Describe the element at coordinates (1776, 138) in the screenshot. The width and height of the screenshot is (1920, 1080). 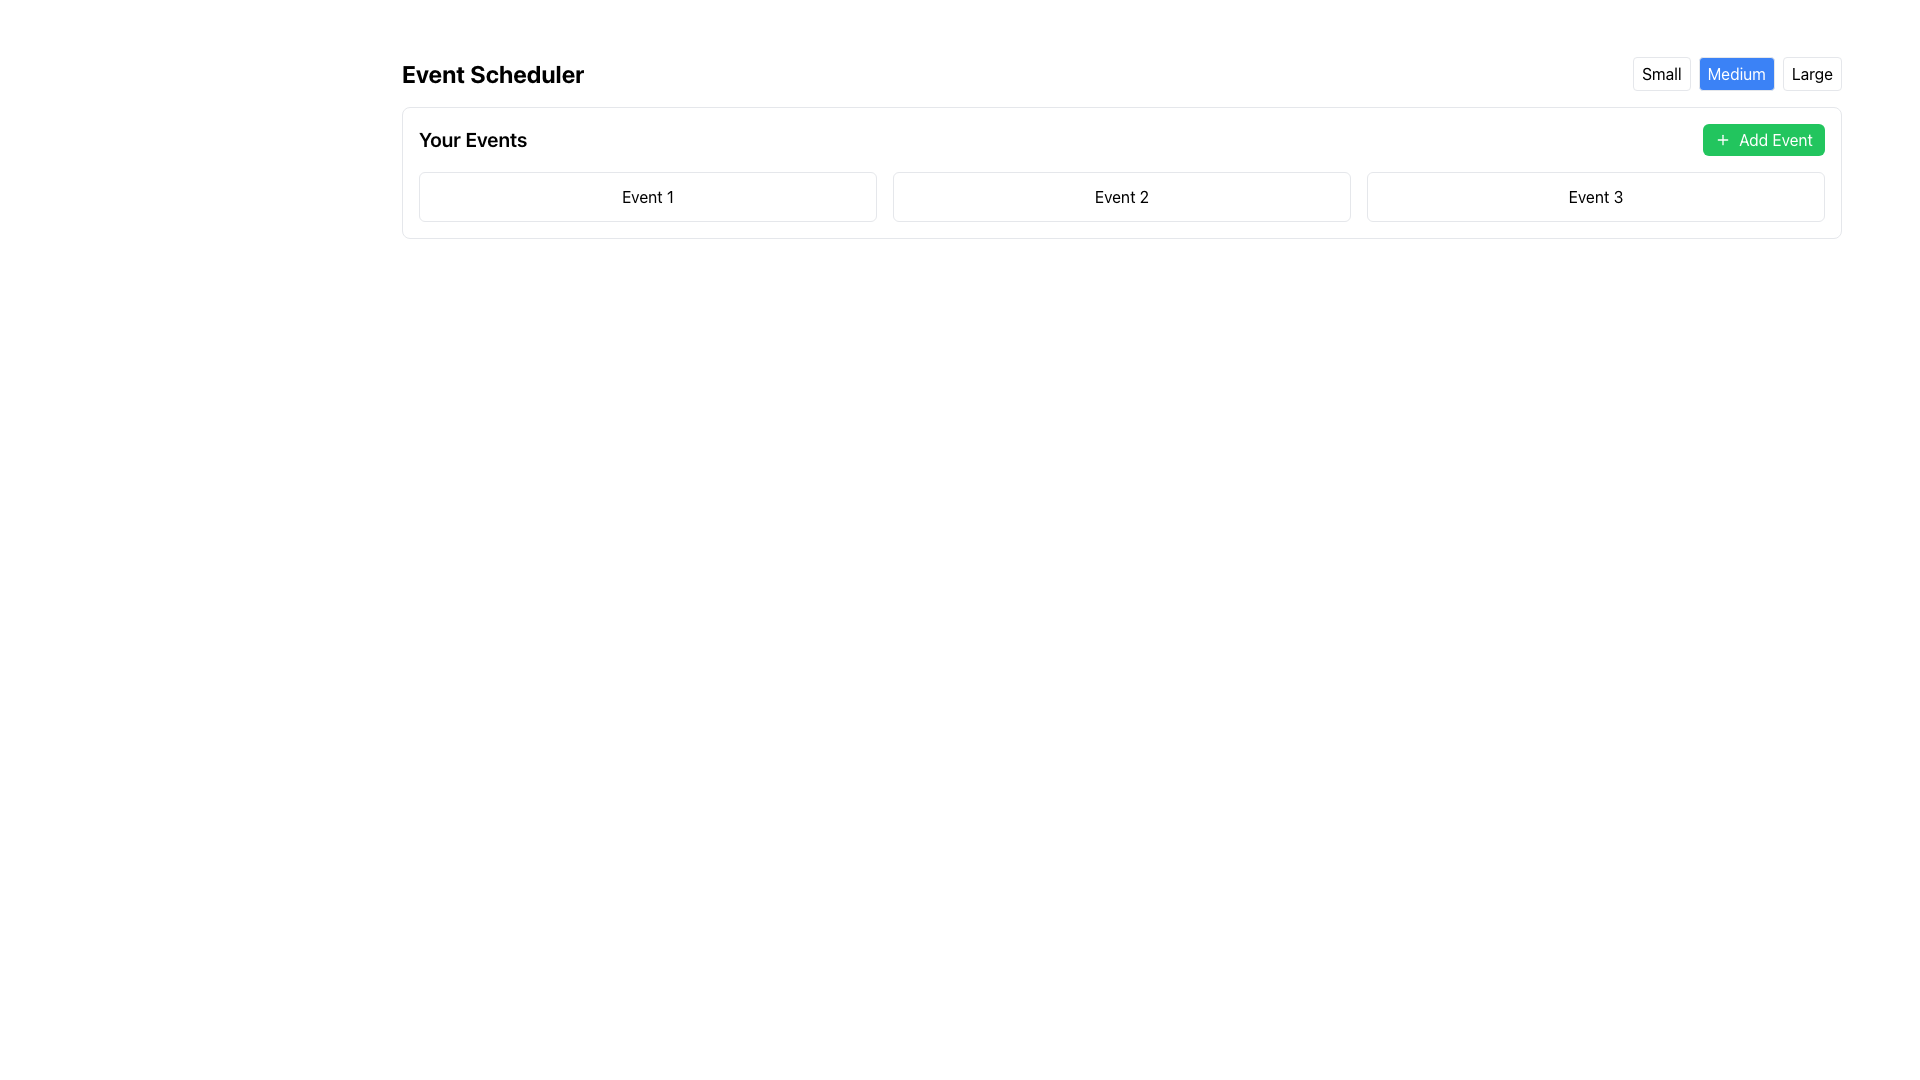
I see `text of the label that describes the purpose of the button for adding a new event, which is positioned within a green button in the top-right area of the 'Your Events' section, adjacent to a '+' icon` at that location.